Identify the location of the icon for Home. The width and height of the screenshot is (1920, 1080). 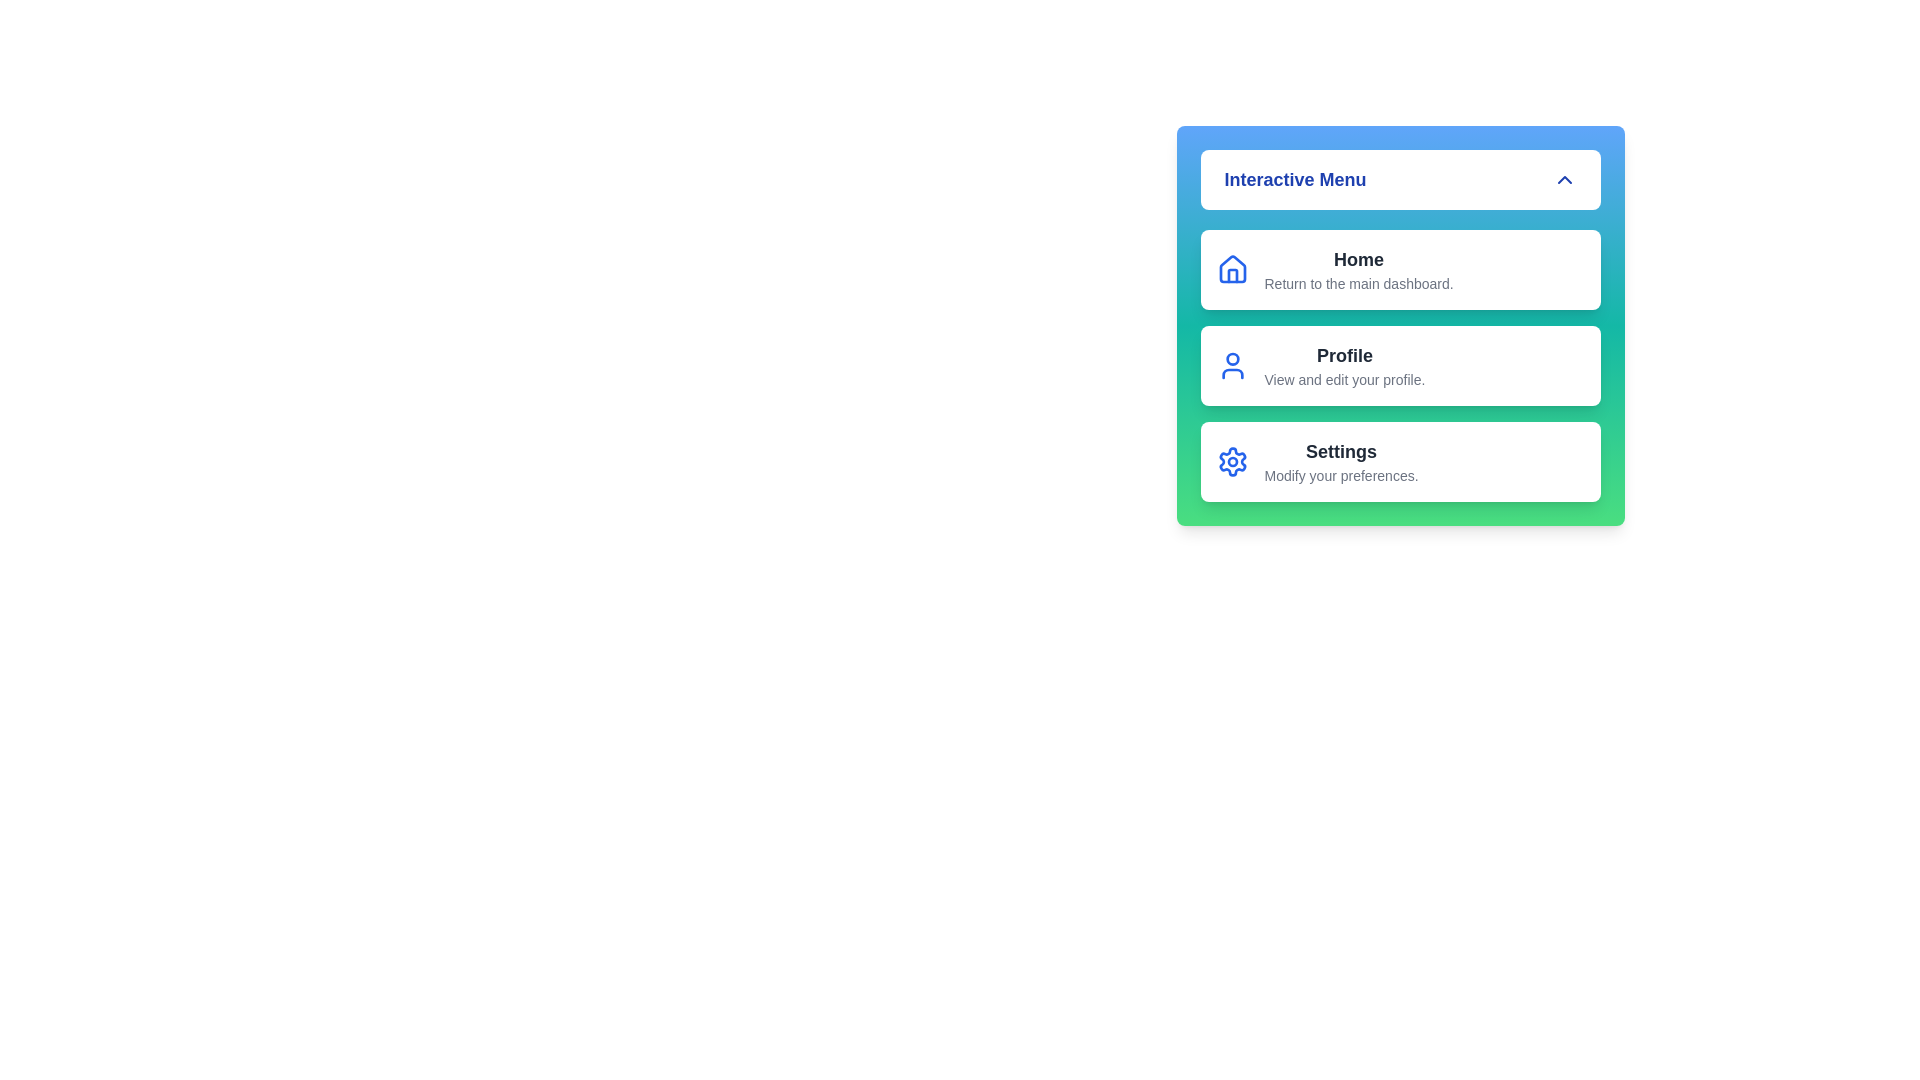
(1231, 270).